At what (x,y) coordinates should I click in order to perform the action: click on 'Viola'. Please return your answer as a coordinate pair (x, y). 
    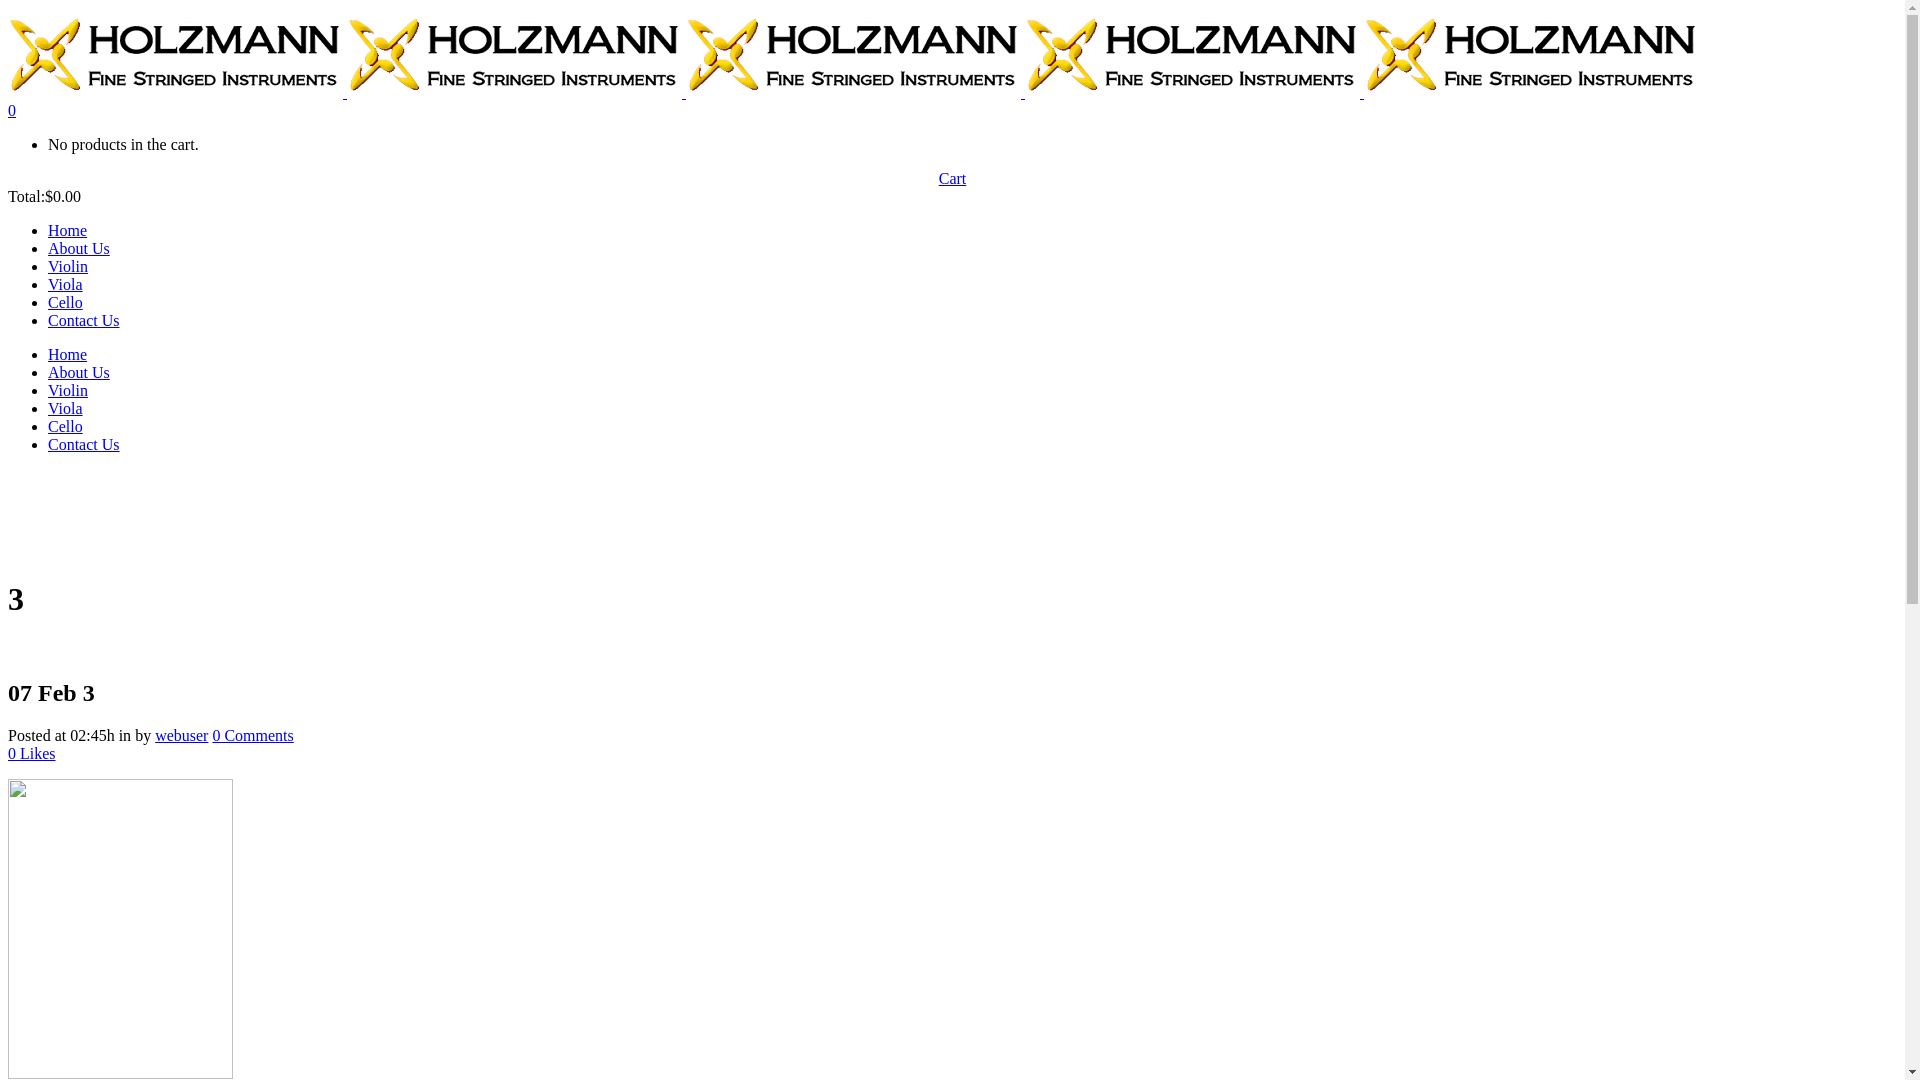
    Looking at the image, I should click on (65, 284).